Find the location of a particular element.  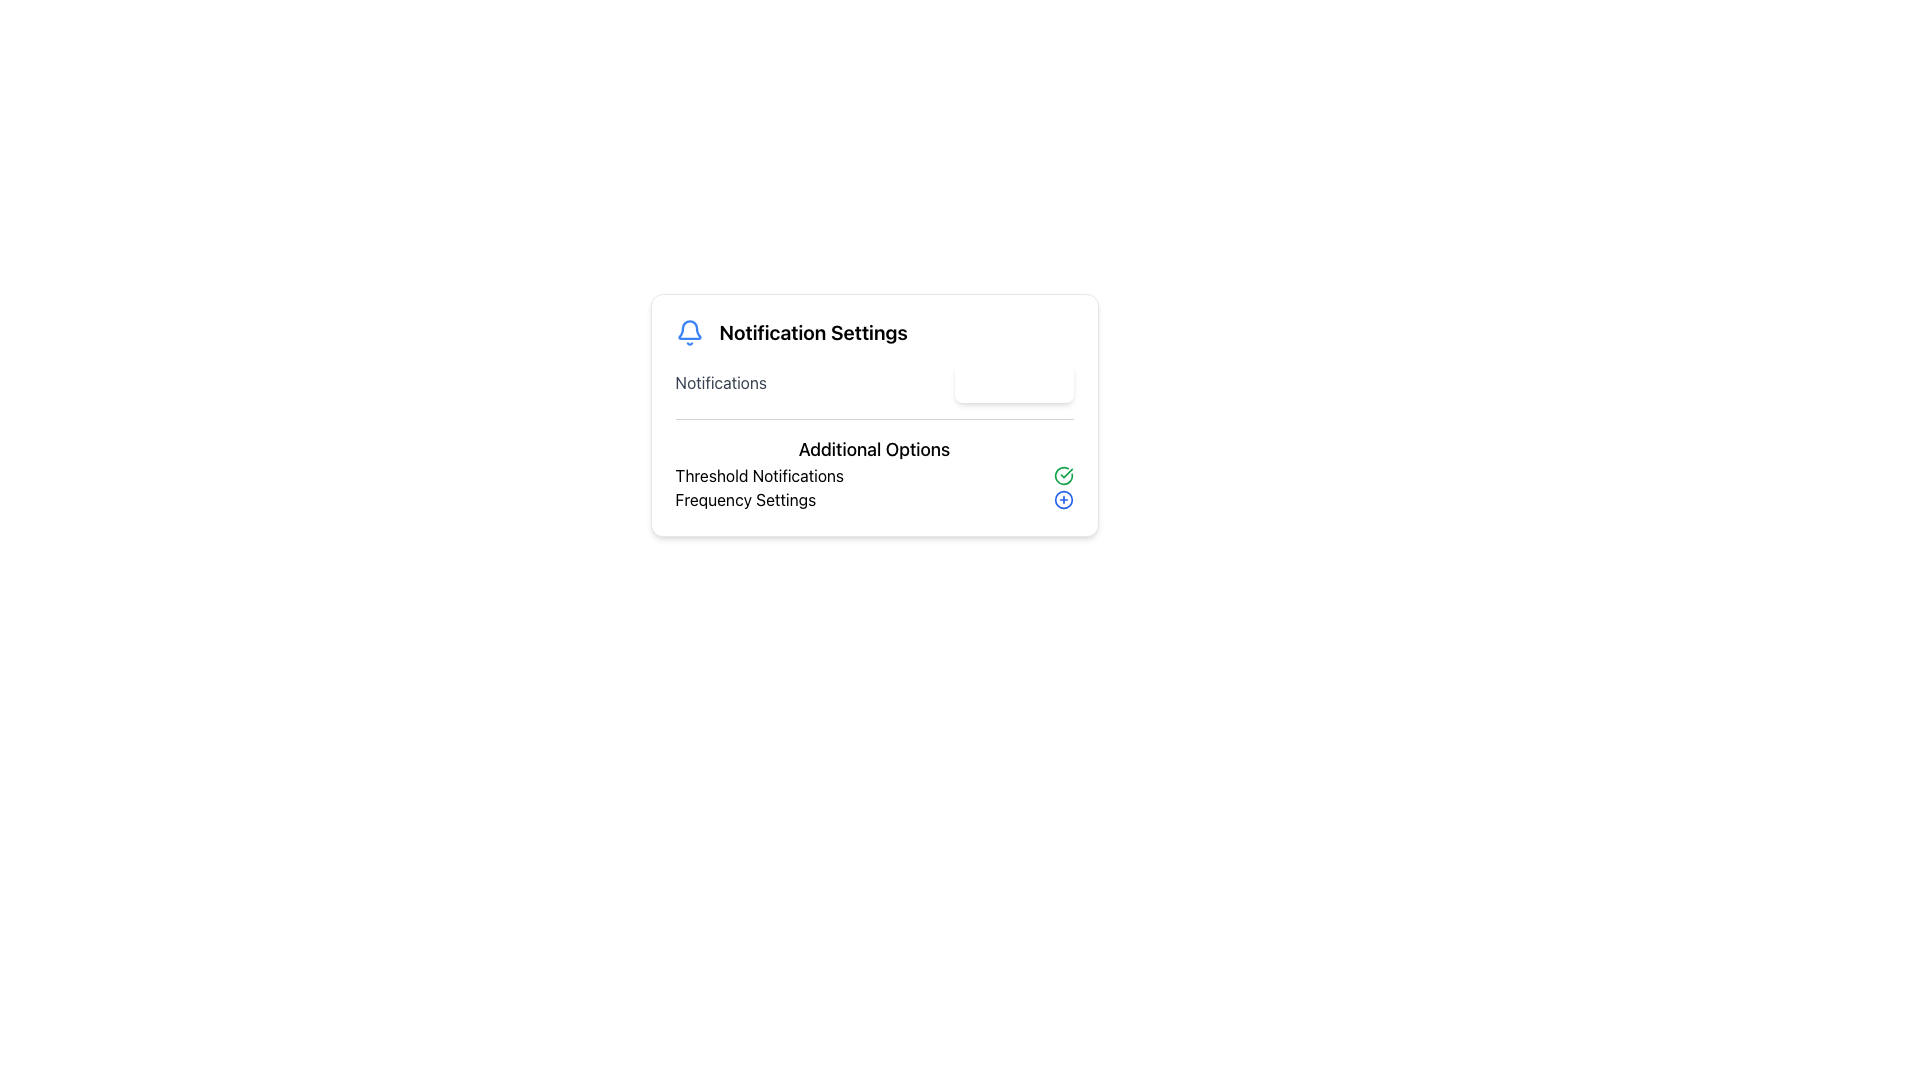

the toggle switch icon, which is styled as a right-pointing toggle with a rounded rectangular base is located at coordinates (1046, 382).